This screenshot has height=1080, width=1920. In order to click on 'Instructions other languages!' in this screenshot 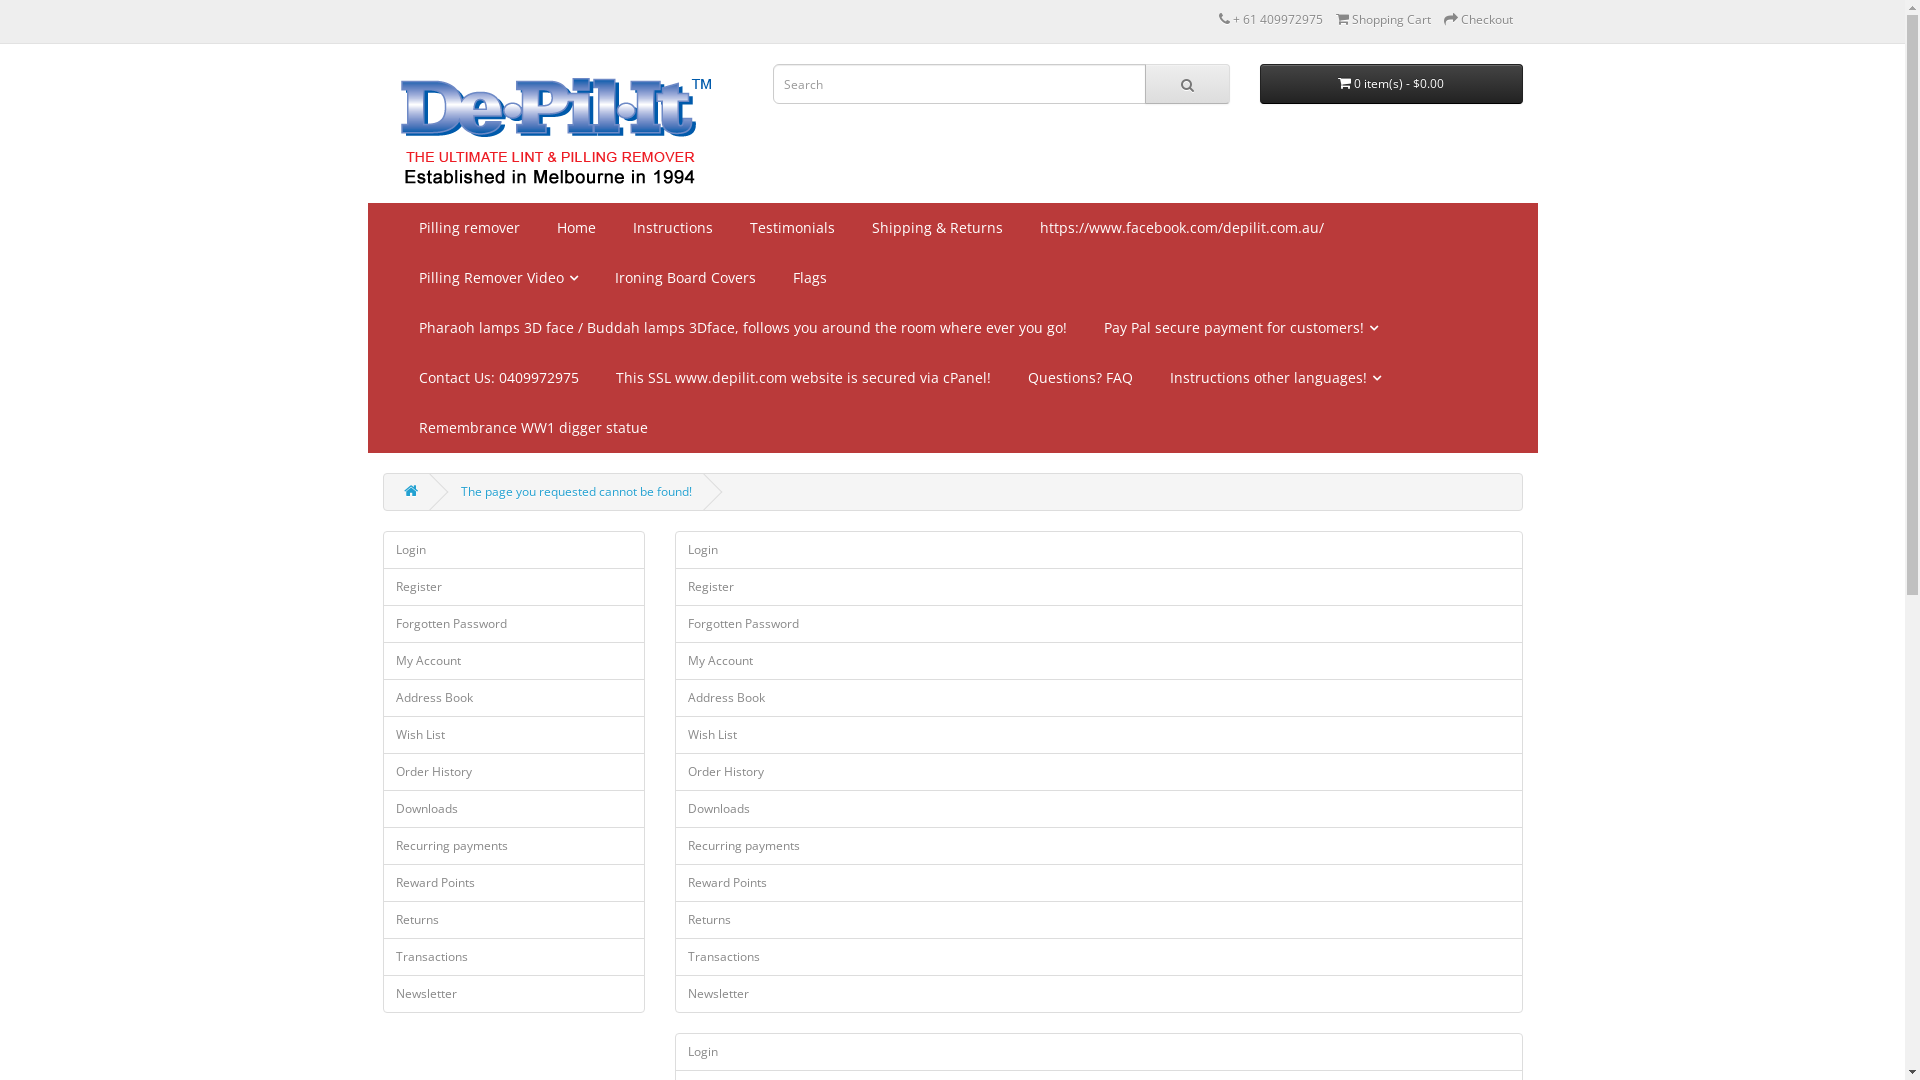, I will do `click(1147, 378)`.